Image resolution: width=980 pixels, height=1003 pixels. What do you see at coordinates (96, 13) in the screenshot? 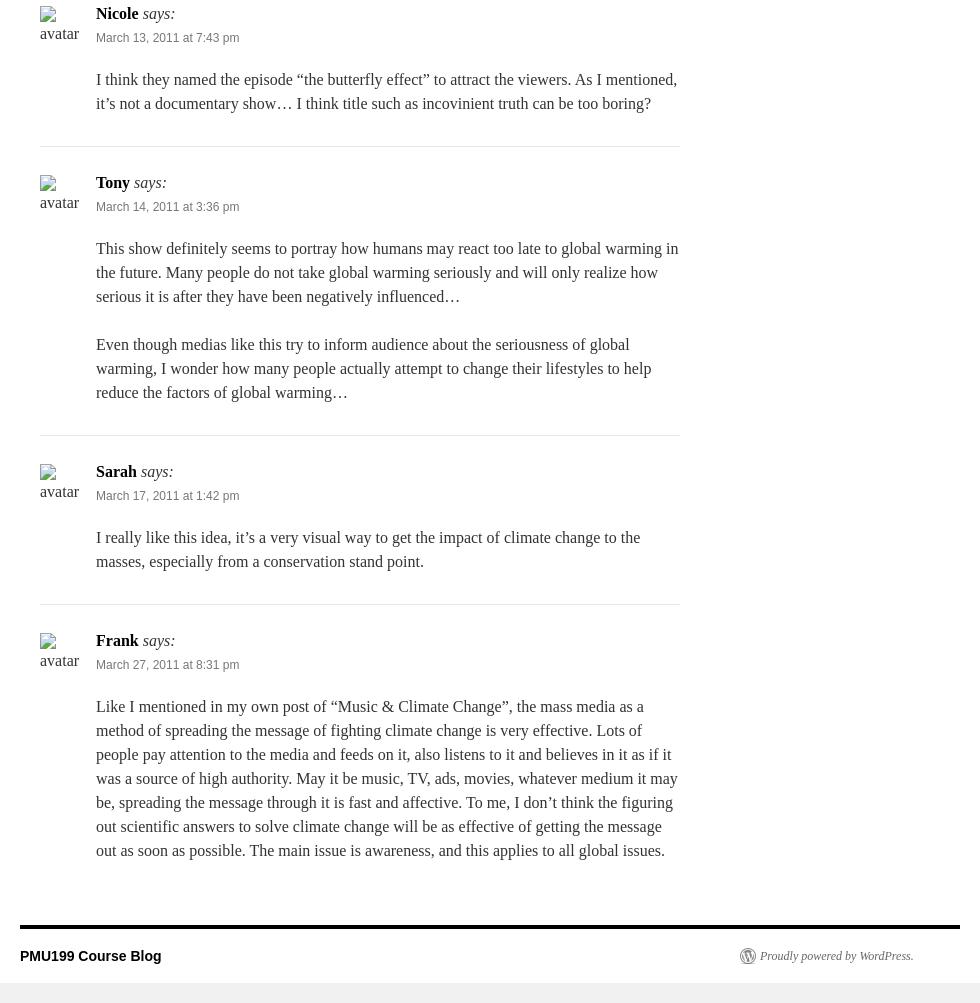
I see `'Nicole'` at bounding box center [96, 13].